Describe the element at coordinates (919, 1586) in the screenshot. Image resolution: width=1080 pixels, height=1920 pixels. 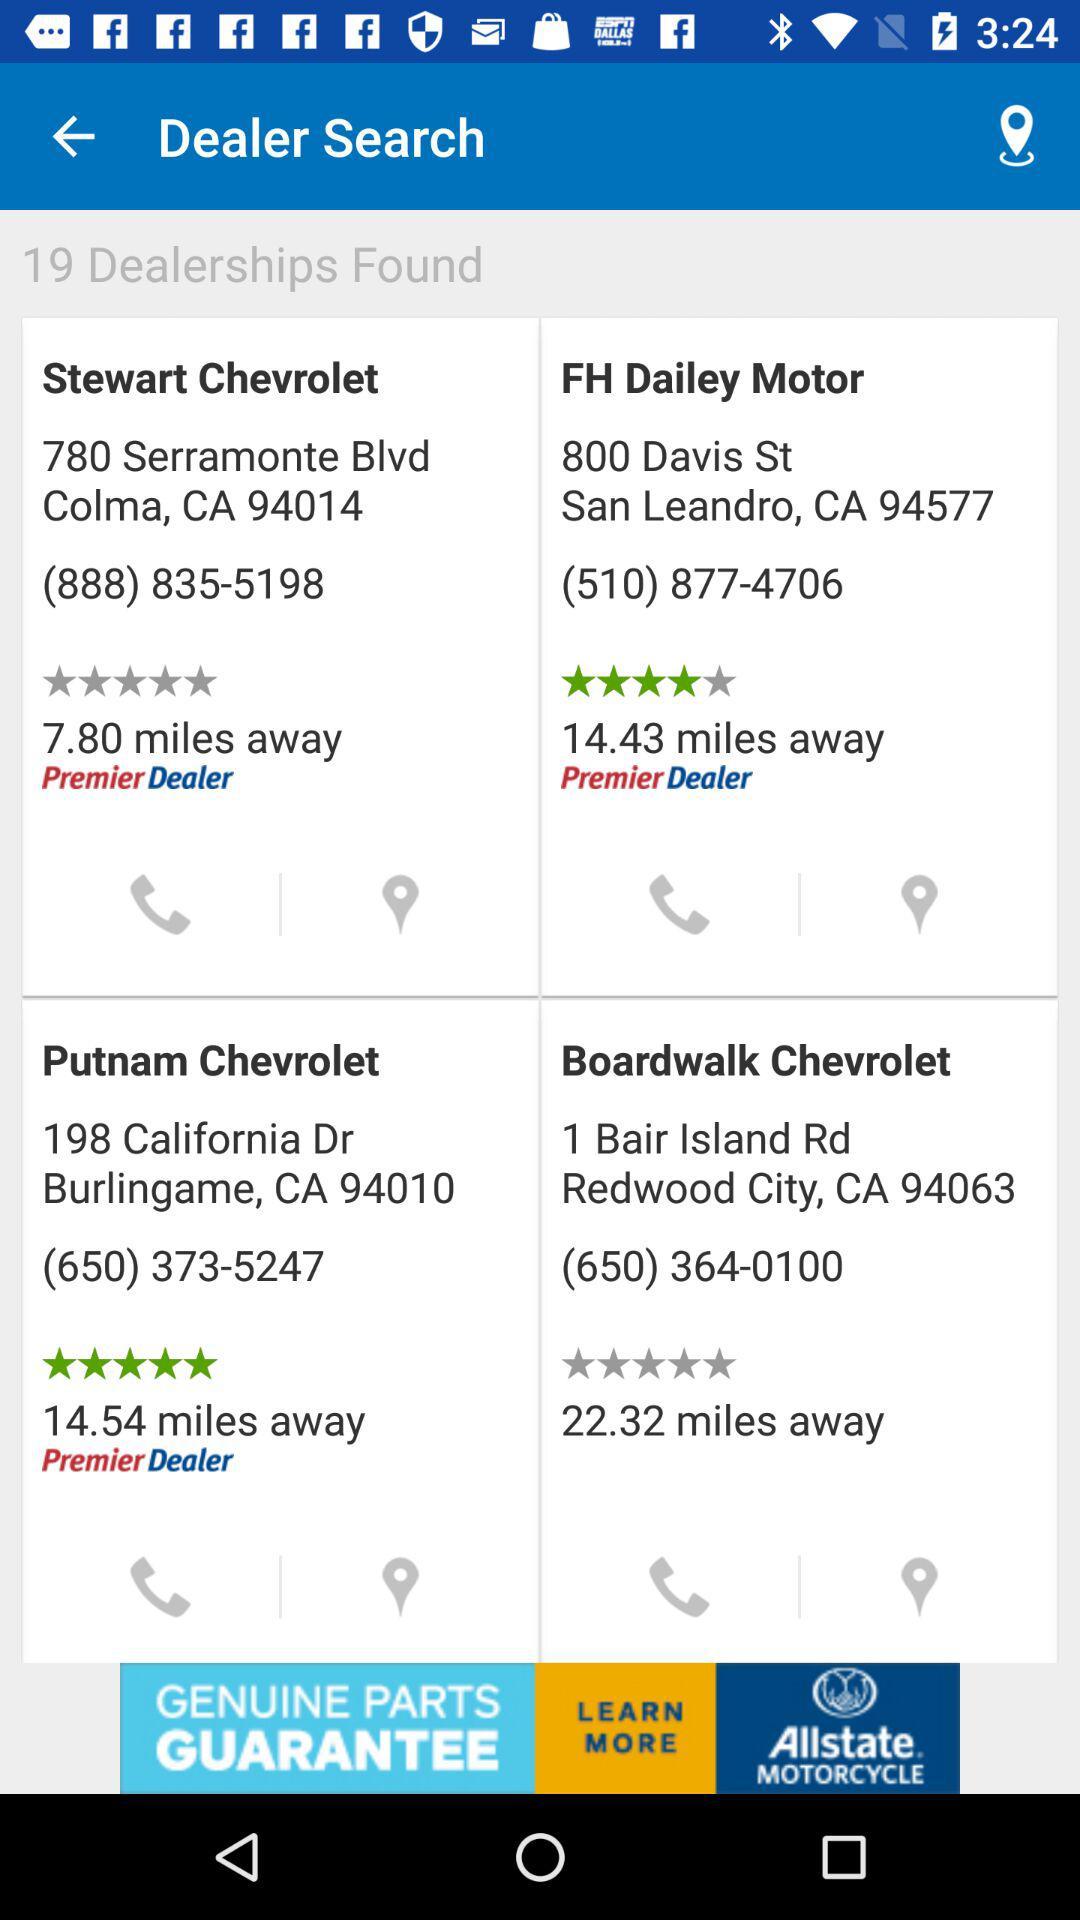
I see `on map` at that location.